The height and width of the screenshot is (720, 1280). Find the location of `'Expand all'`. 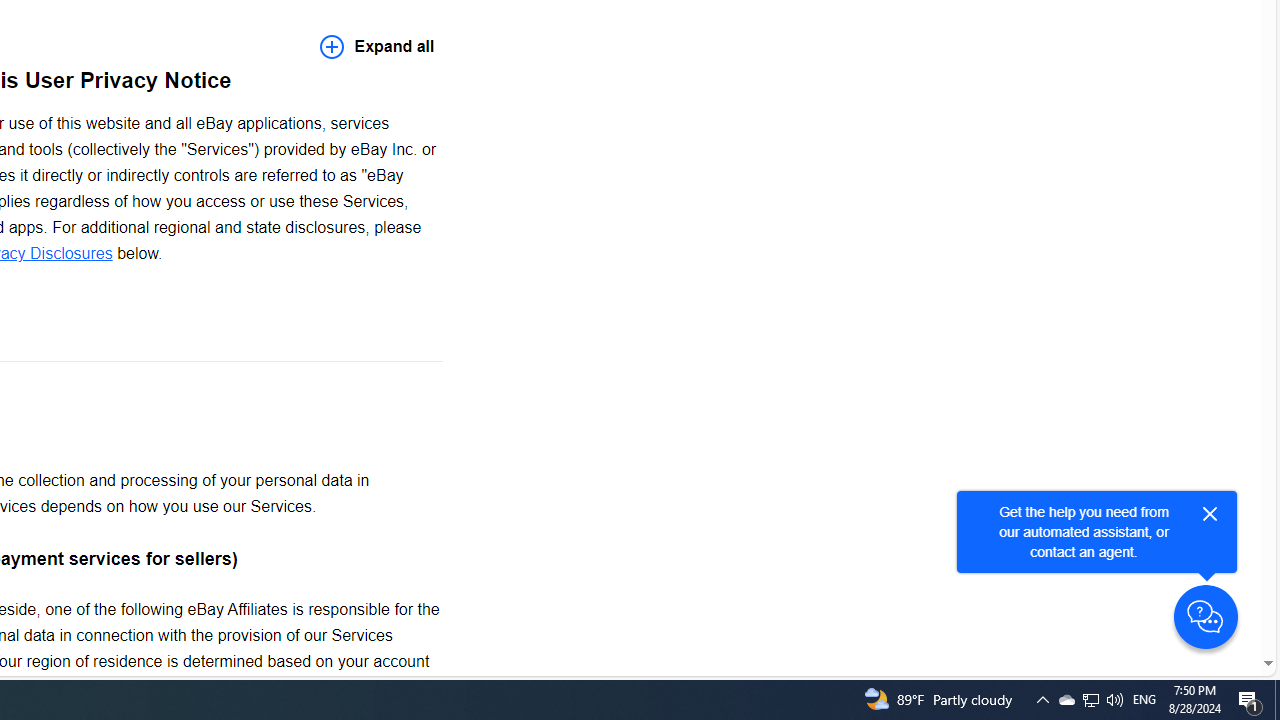

'Expand all' is located at coordinates (377, 45).